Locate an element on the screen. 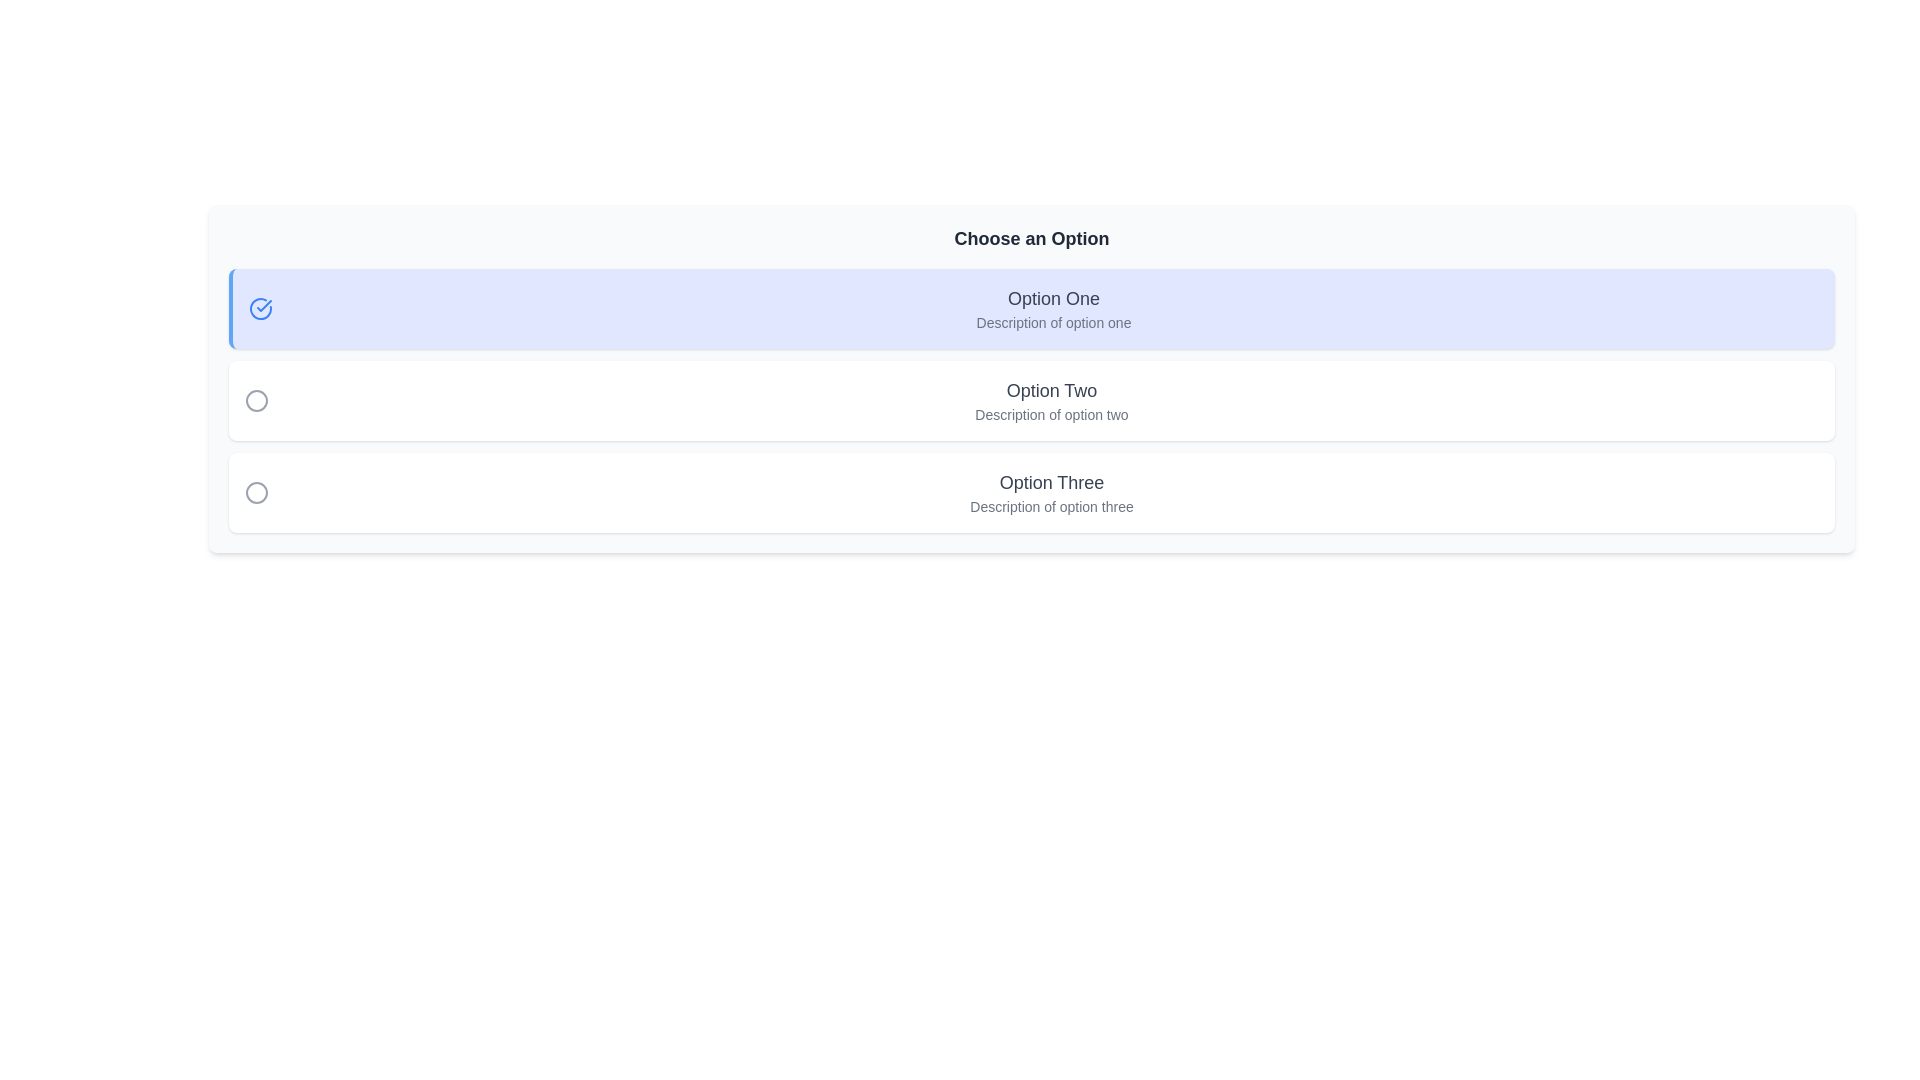  the button labeled 'Option One' with a light indigo background that contains a tick icon and descriptive text is located at coordinates (1032, 308).